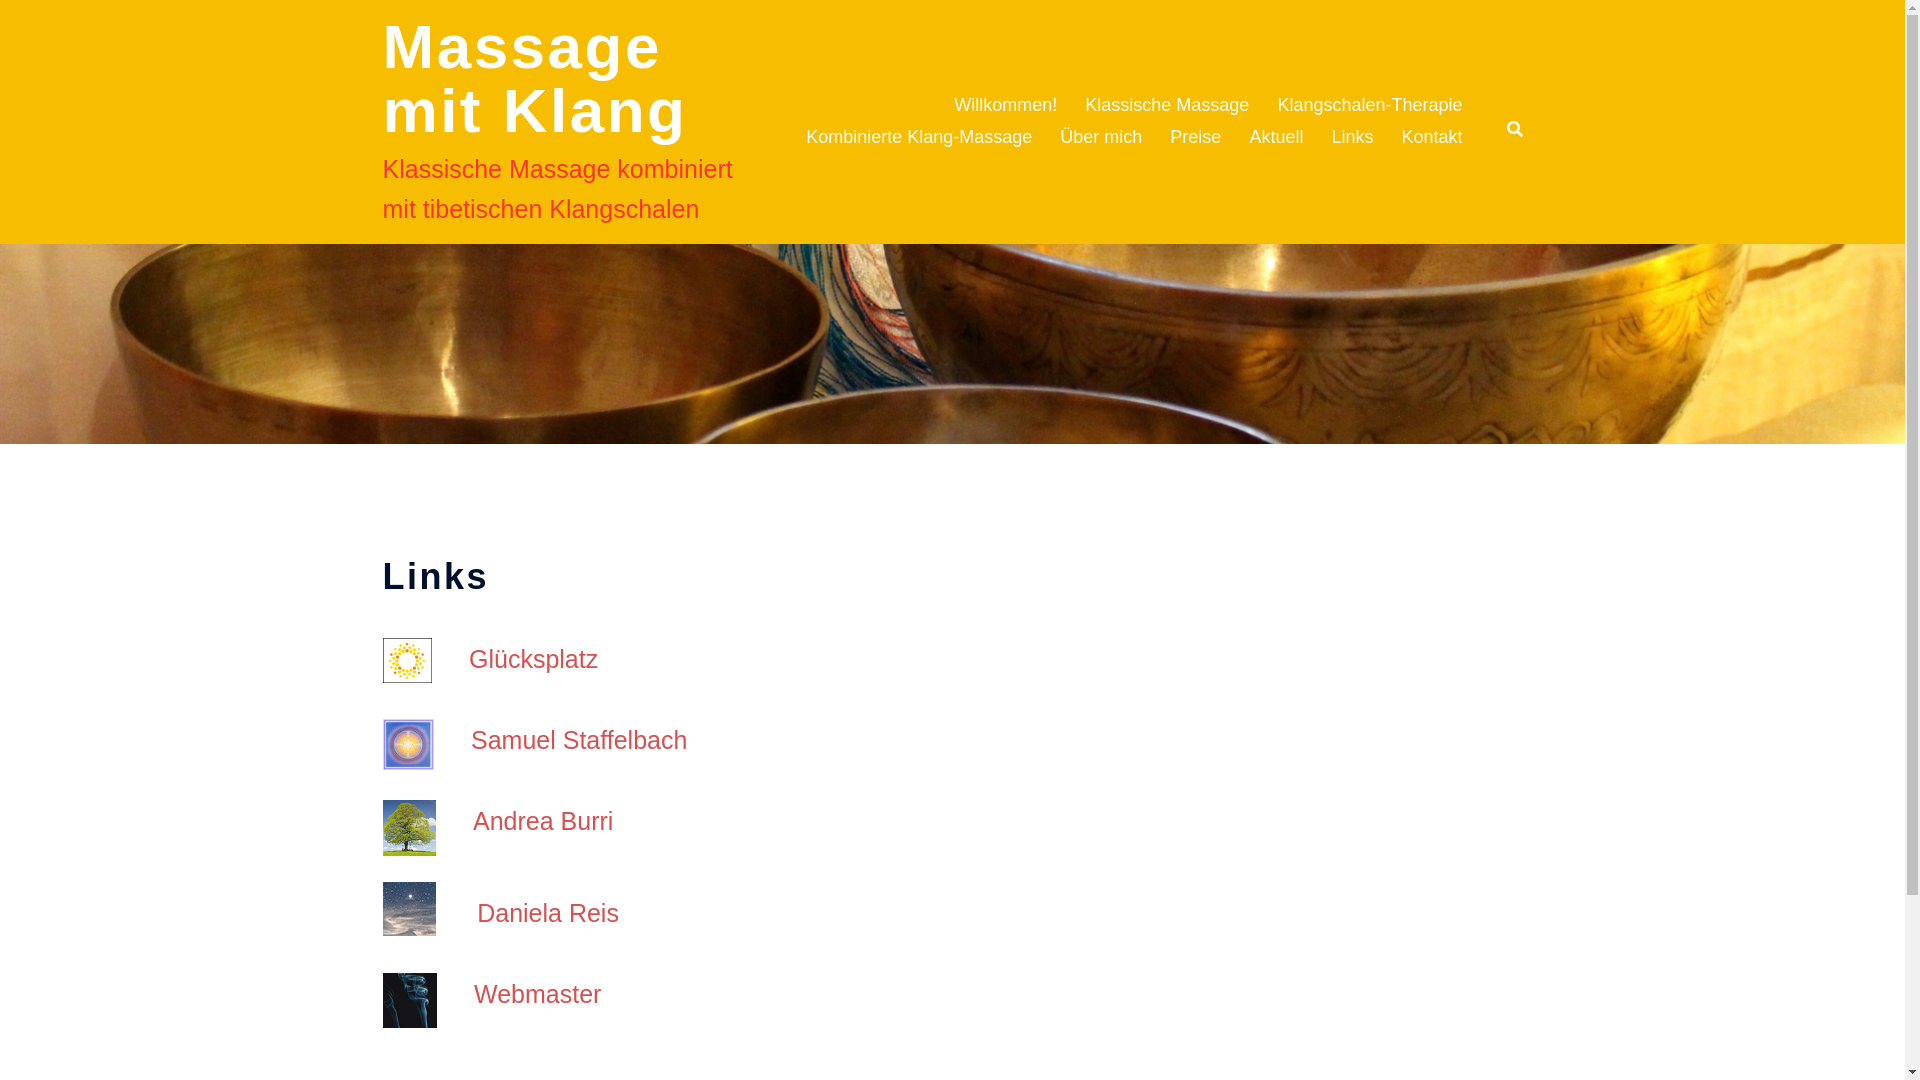  Describe the element at coordinates (1275, 105) in the screenshot. I see `'Klangschalen-Therapie'` at that location.